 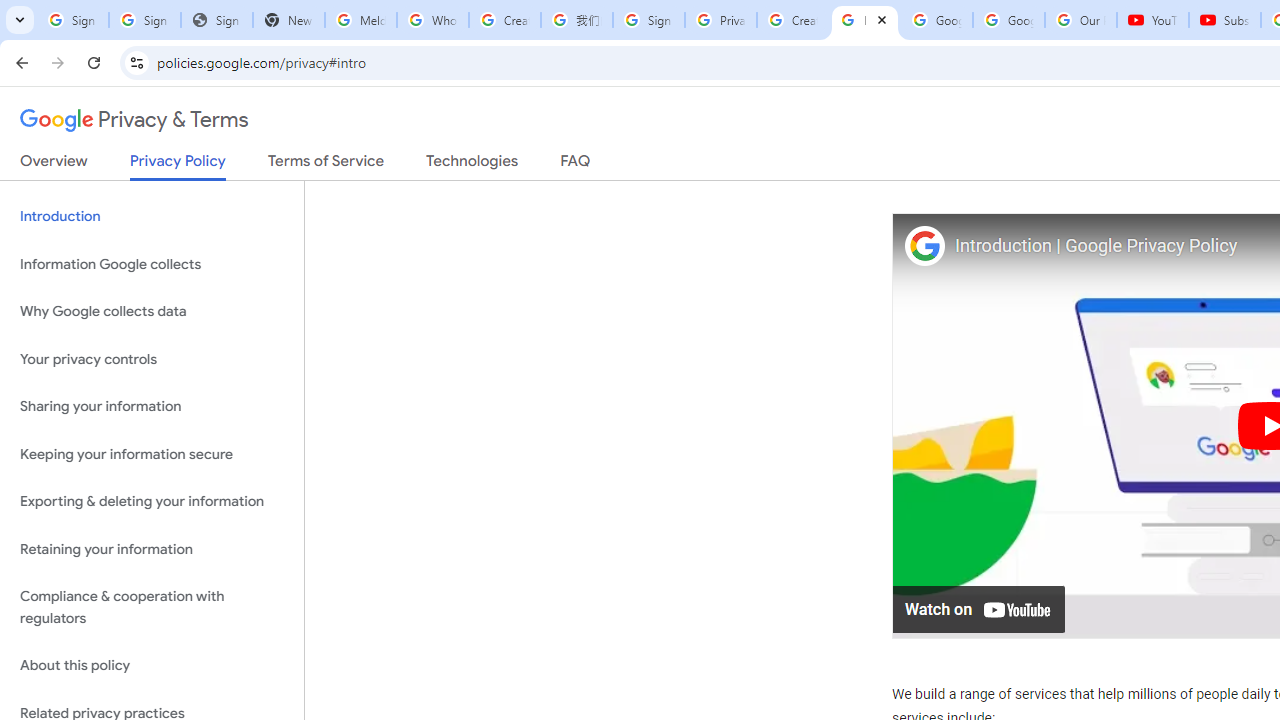 What do you see at coordinates (151, 312) in the screenshot?
I see `'Why Google collects data'` at bounding box center [151, 312].